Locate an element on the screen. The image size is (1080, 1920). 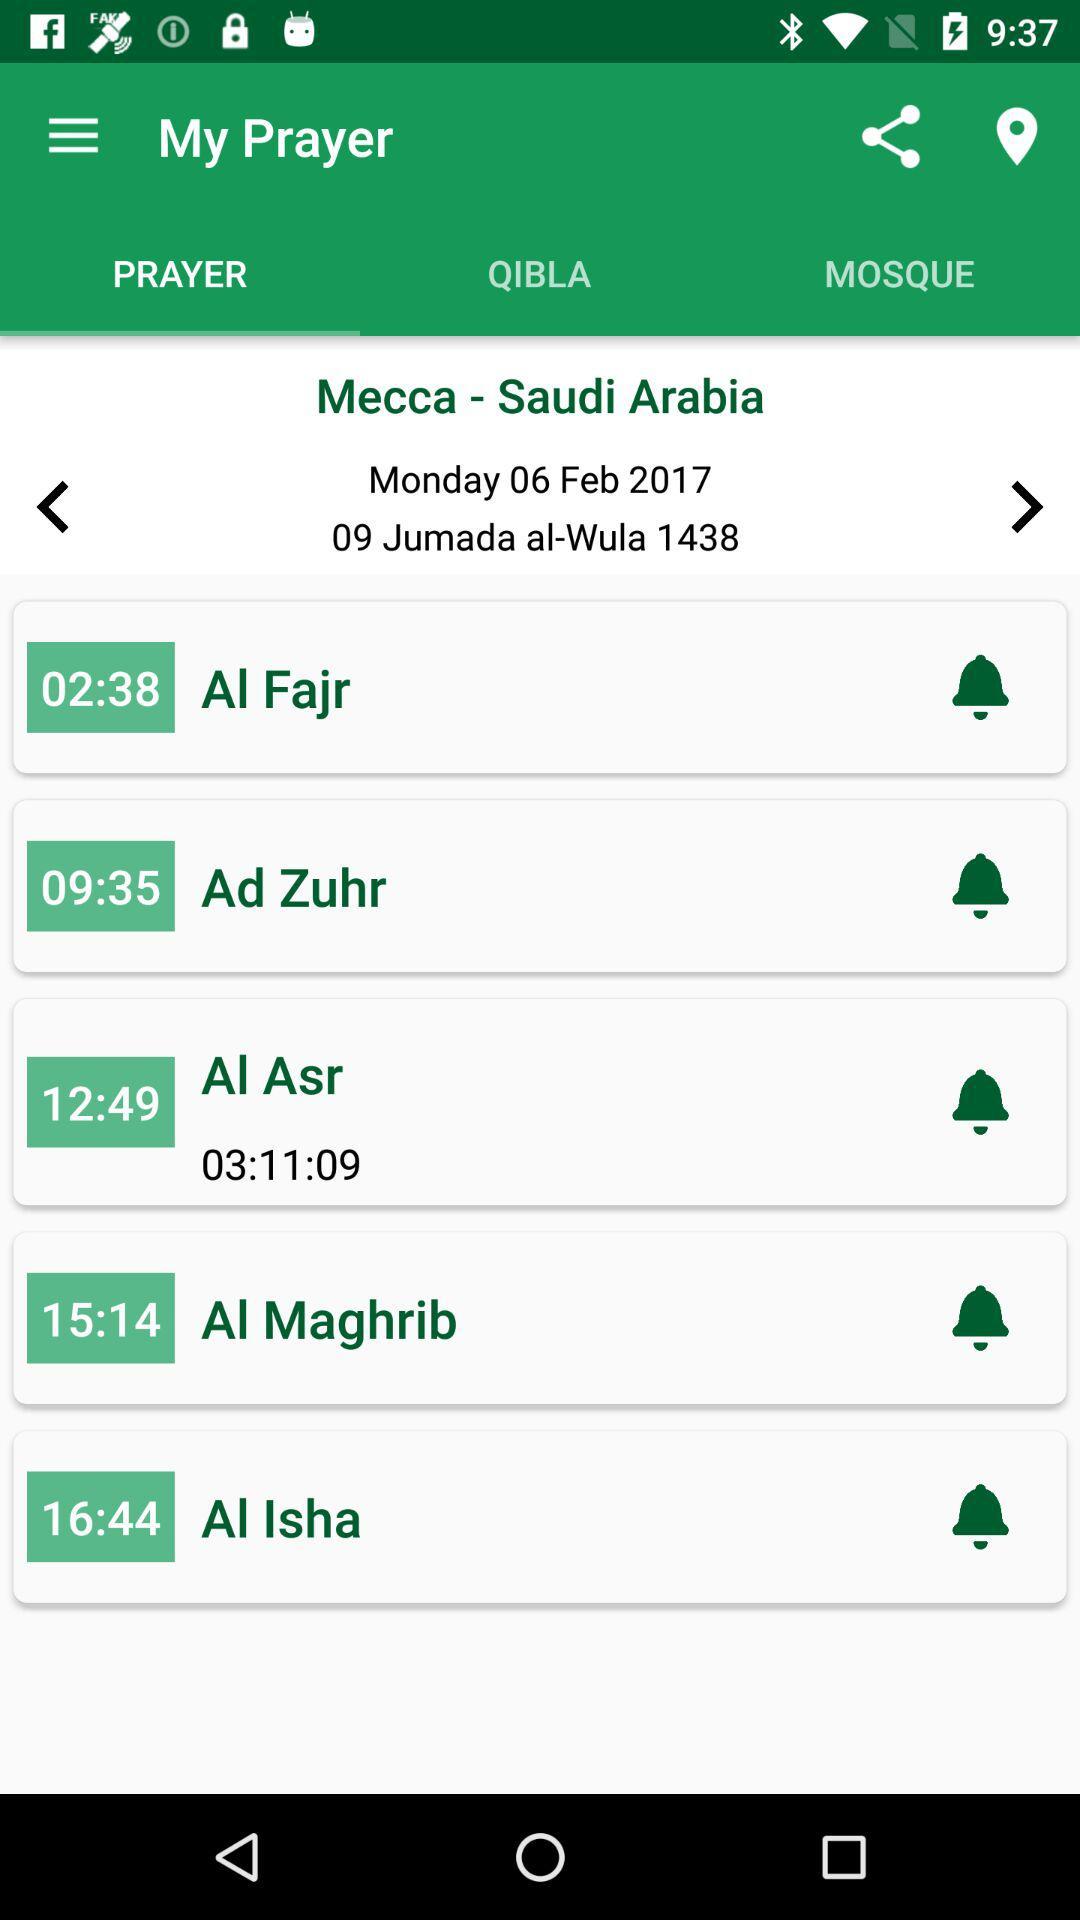
the 09:35 item is located at coordinates (100, 885).